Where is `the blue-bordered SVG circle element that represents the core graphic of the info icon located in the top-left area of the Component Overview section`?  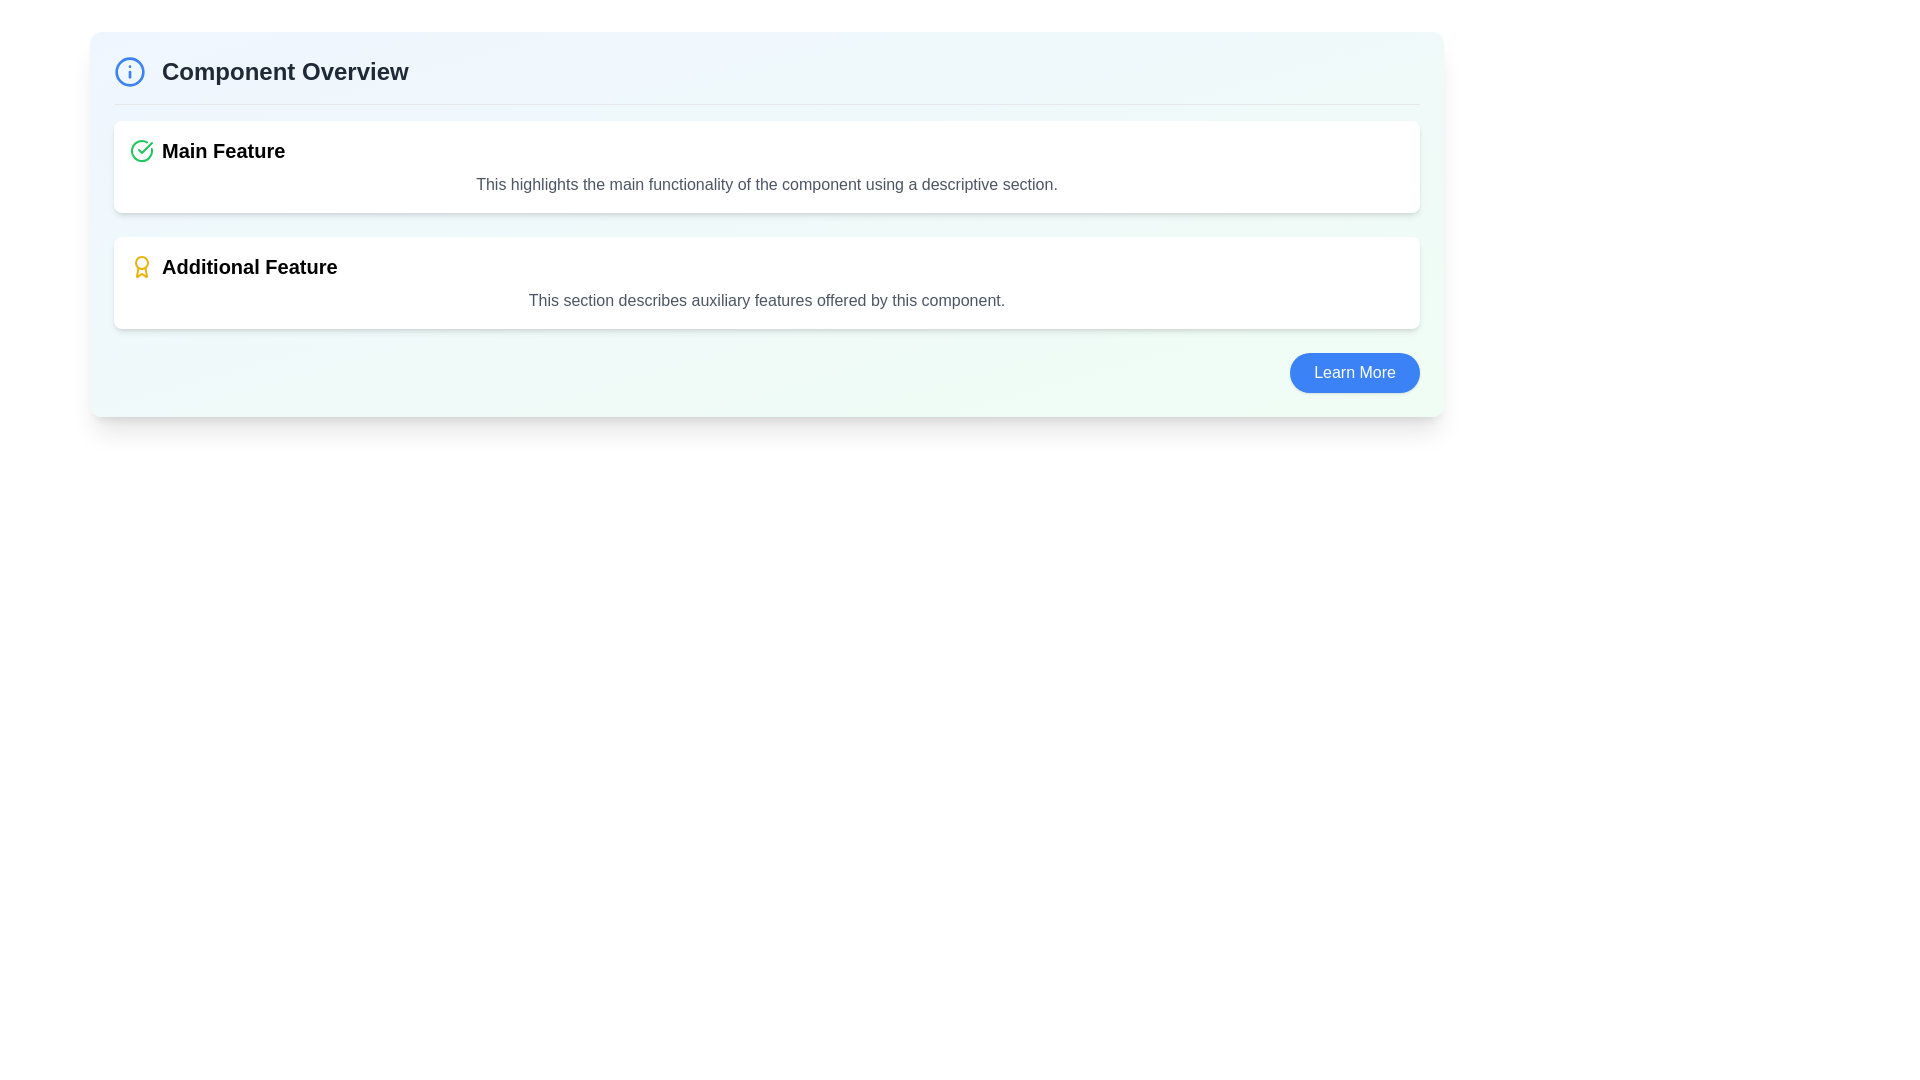
the blue-bordered SVG circle element that represents the core graphic of the info icon located in the top-left area of the Component Overview section is located at coordinates (128, 71).